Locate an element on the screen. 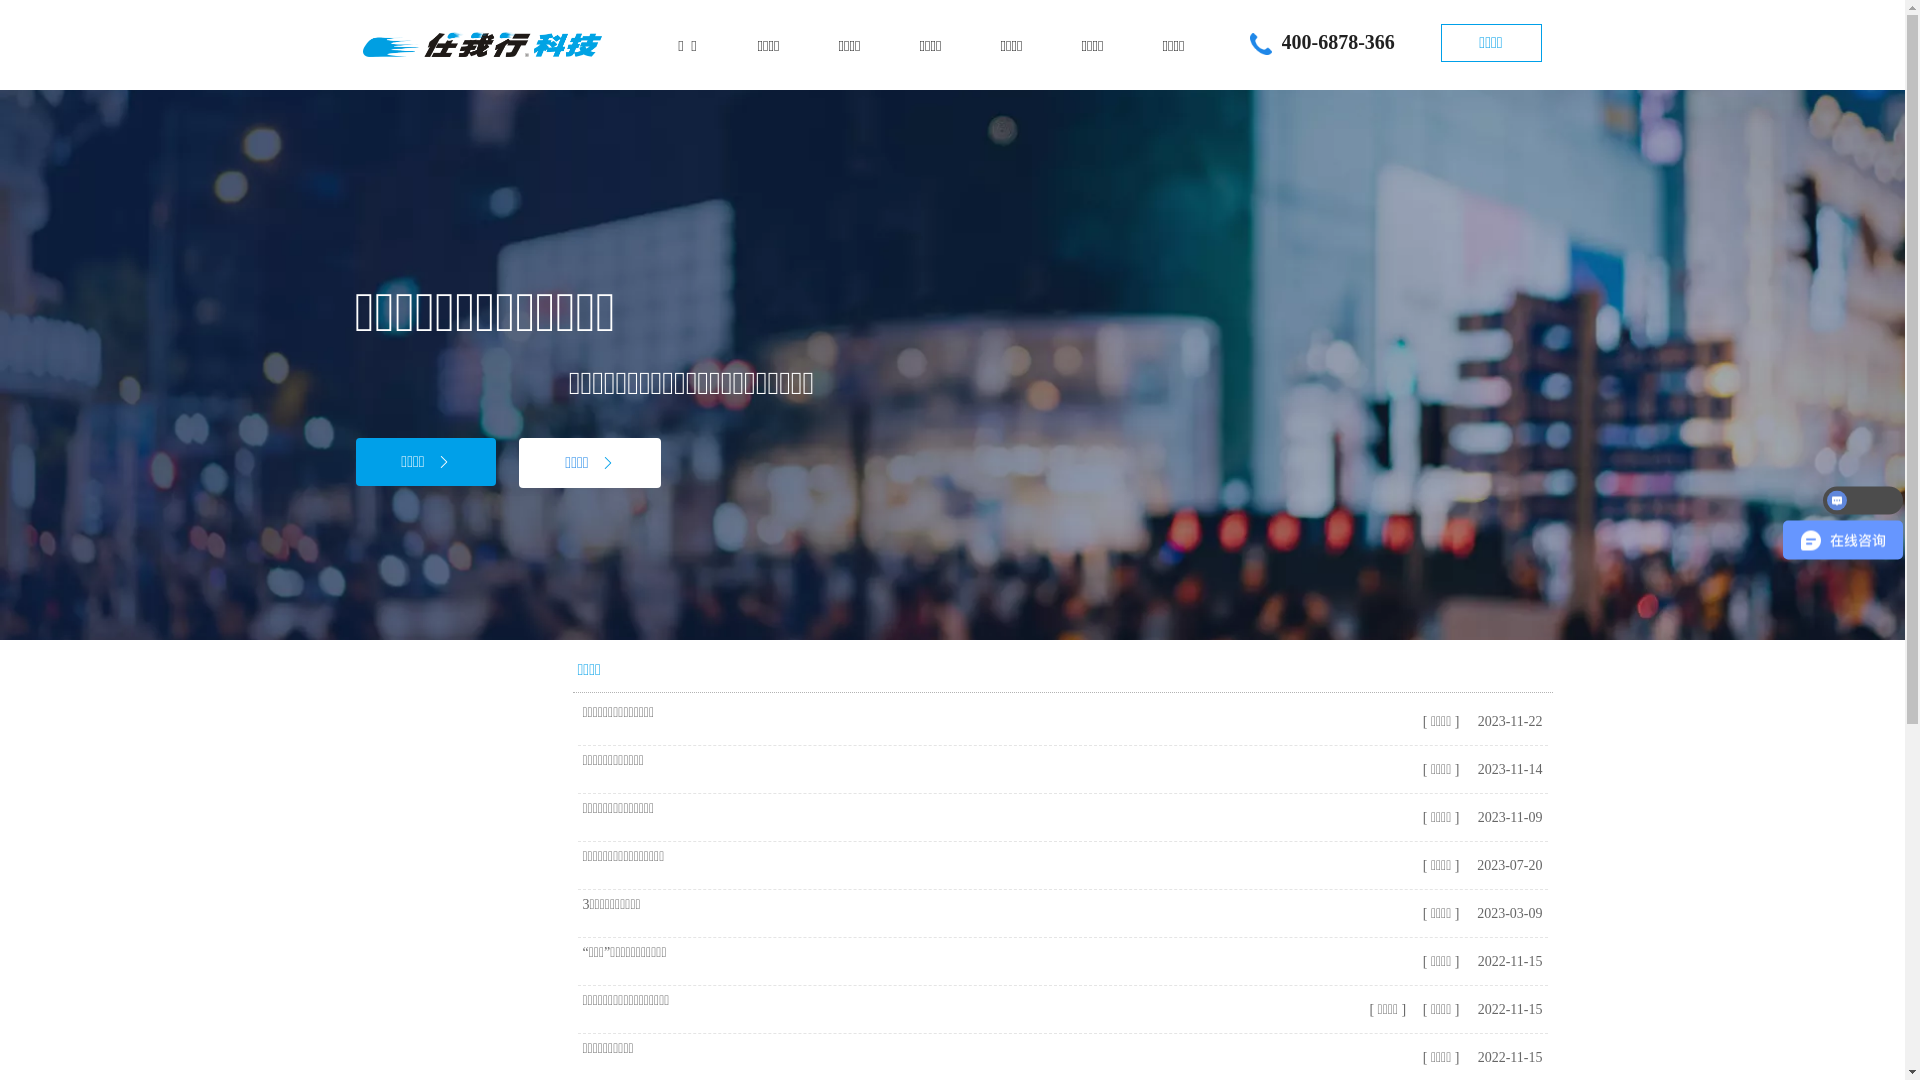 This screenshot has width=1920, height=1080. '2023-11-09' is located at coordinates (1507, 817).